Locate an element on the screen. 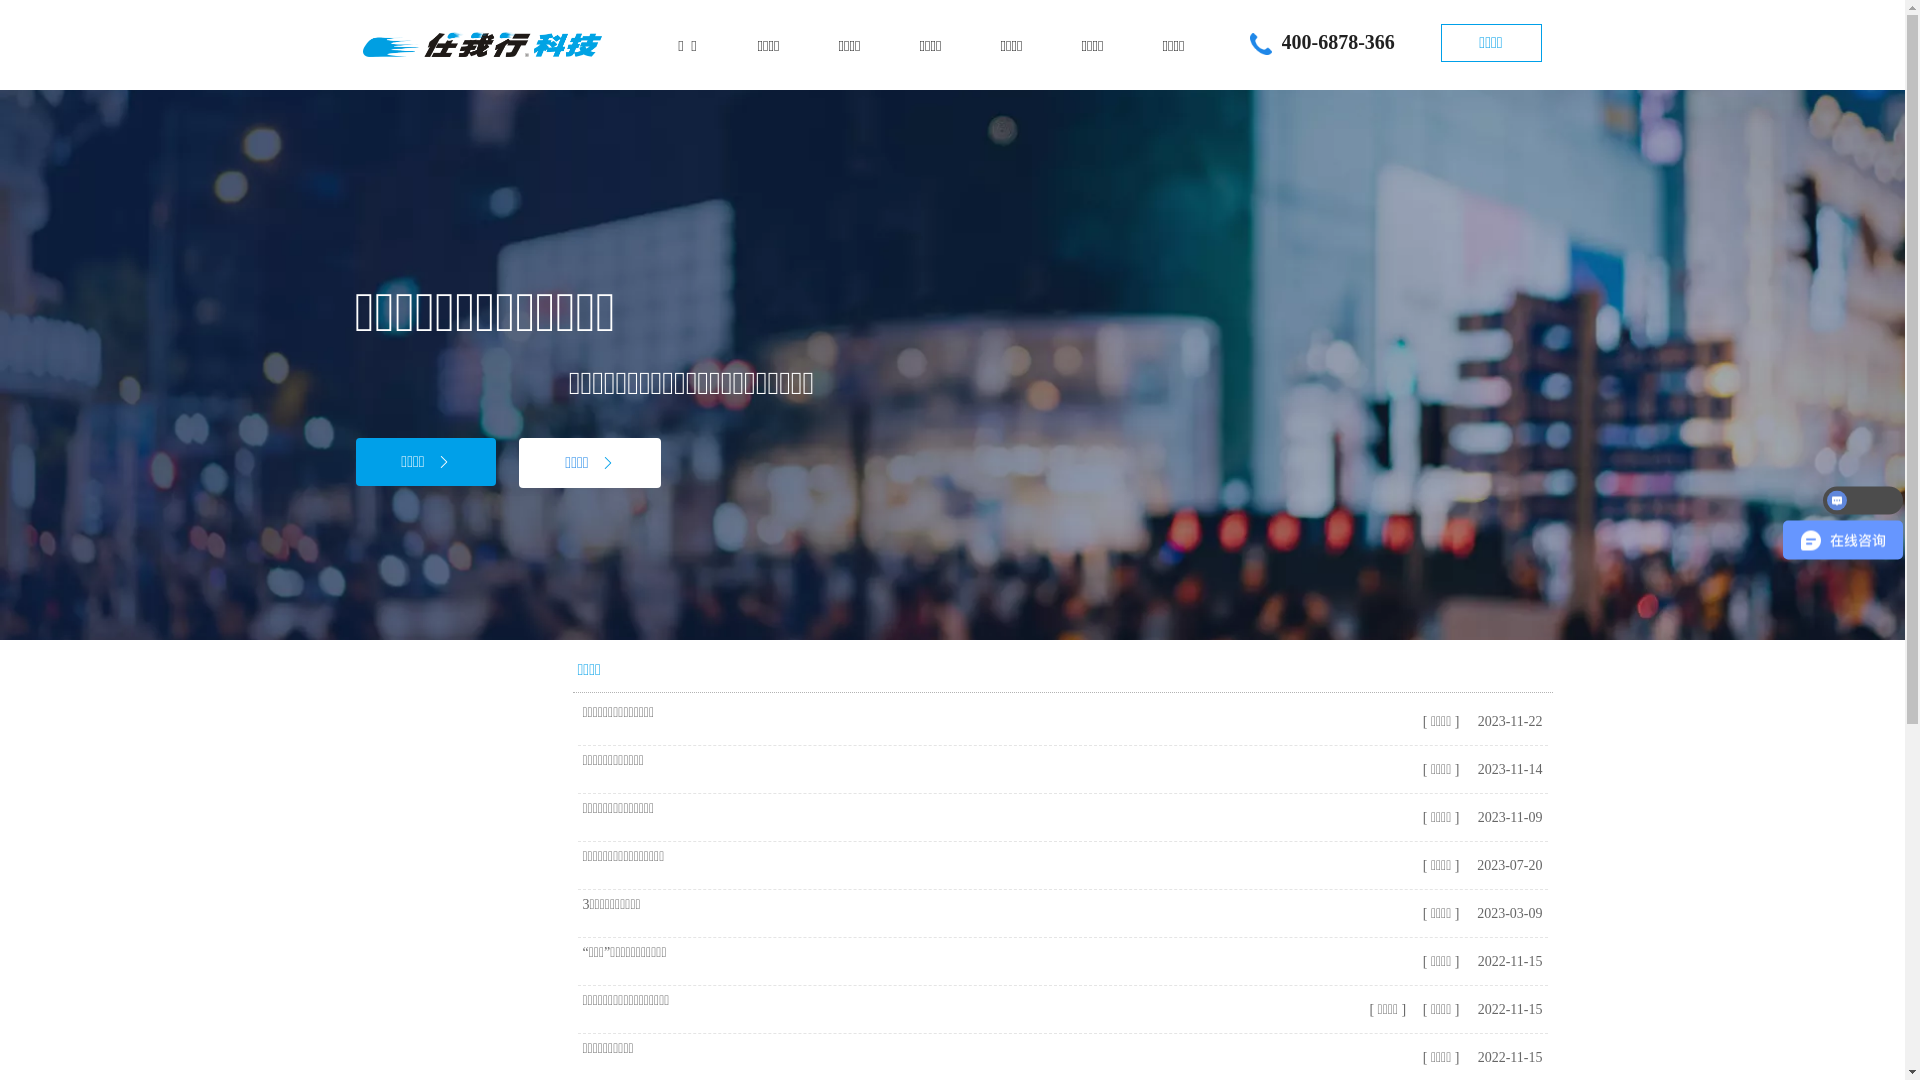 This screenshot has width=1920, height=1080. '2023-11-09' is located at coordinates (1507, 817).